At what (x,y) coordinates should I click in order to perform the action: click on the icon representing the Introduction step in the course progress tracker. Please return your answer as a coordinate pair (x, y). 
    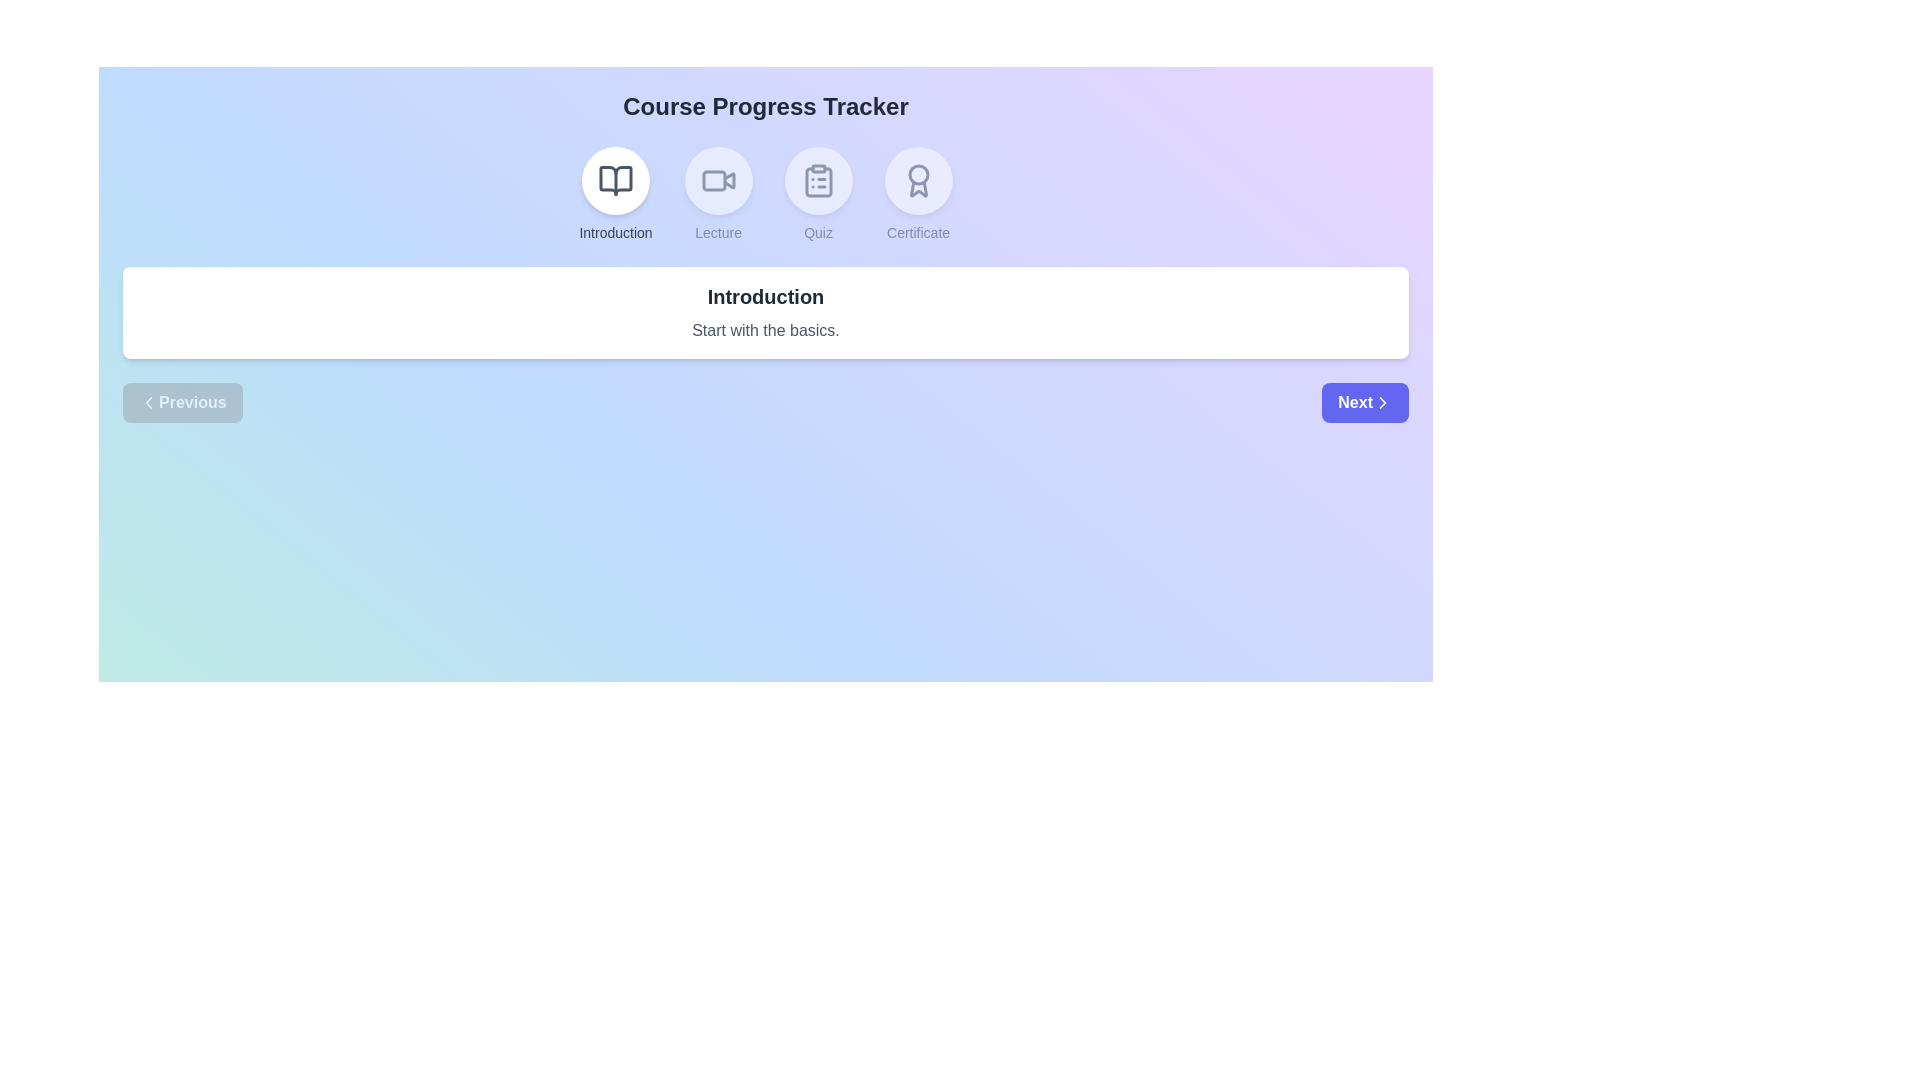
    Looking at the image, I should click on (614, 181).